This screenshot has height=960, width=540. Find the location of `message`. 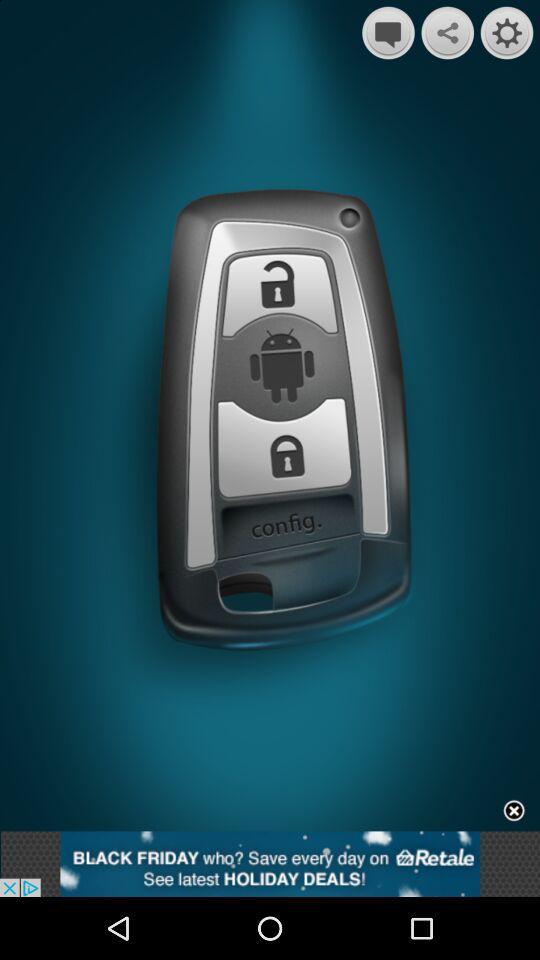

message is located at coordinates (388, 32).